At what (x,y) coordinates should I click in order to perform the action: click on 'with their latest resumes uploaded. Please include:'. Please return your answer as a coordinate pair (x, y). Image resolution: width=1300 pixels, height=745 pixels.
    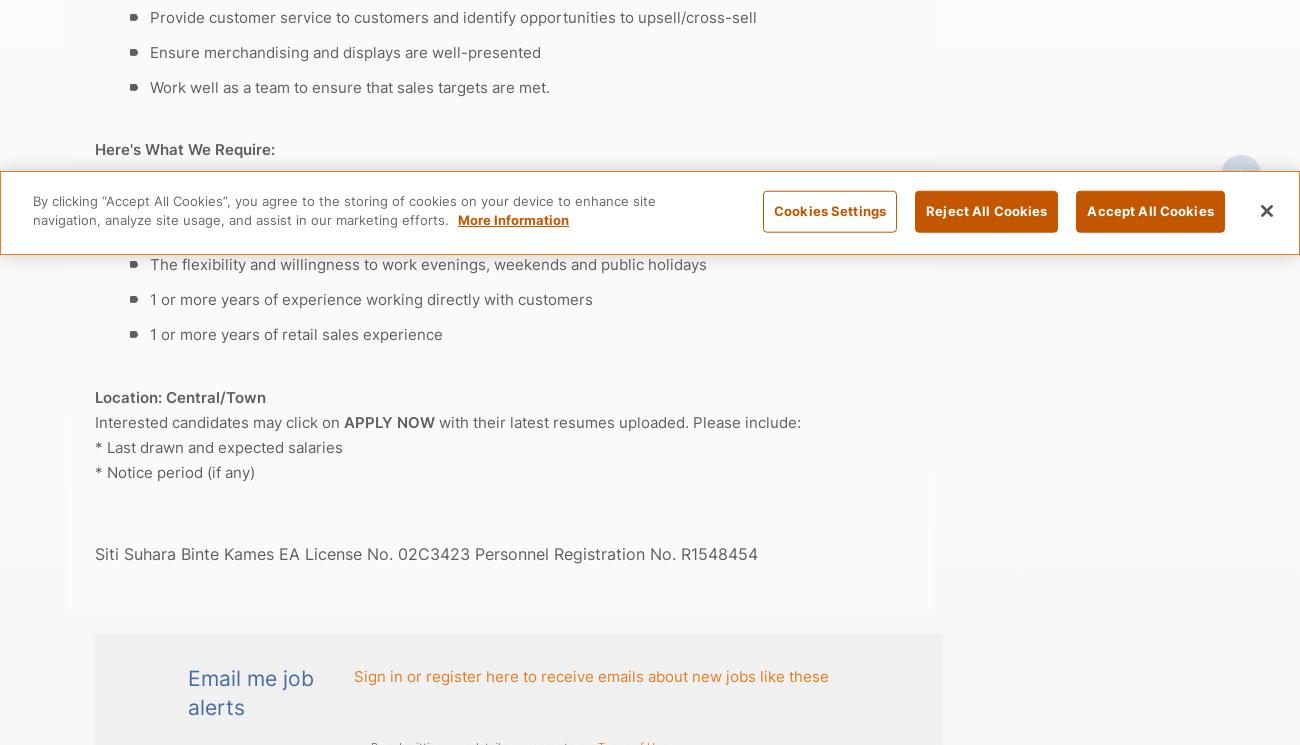
    Looking at the image, I should click on (618, 421).